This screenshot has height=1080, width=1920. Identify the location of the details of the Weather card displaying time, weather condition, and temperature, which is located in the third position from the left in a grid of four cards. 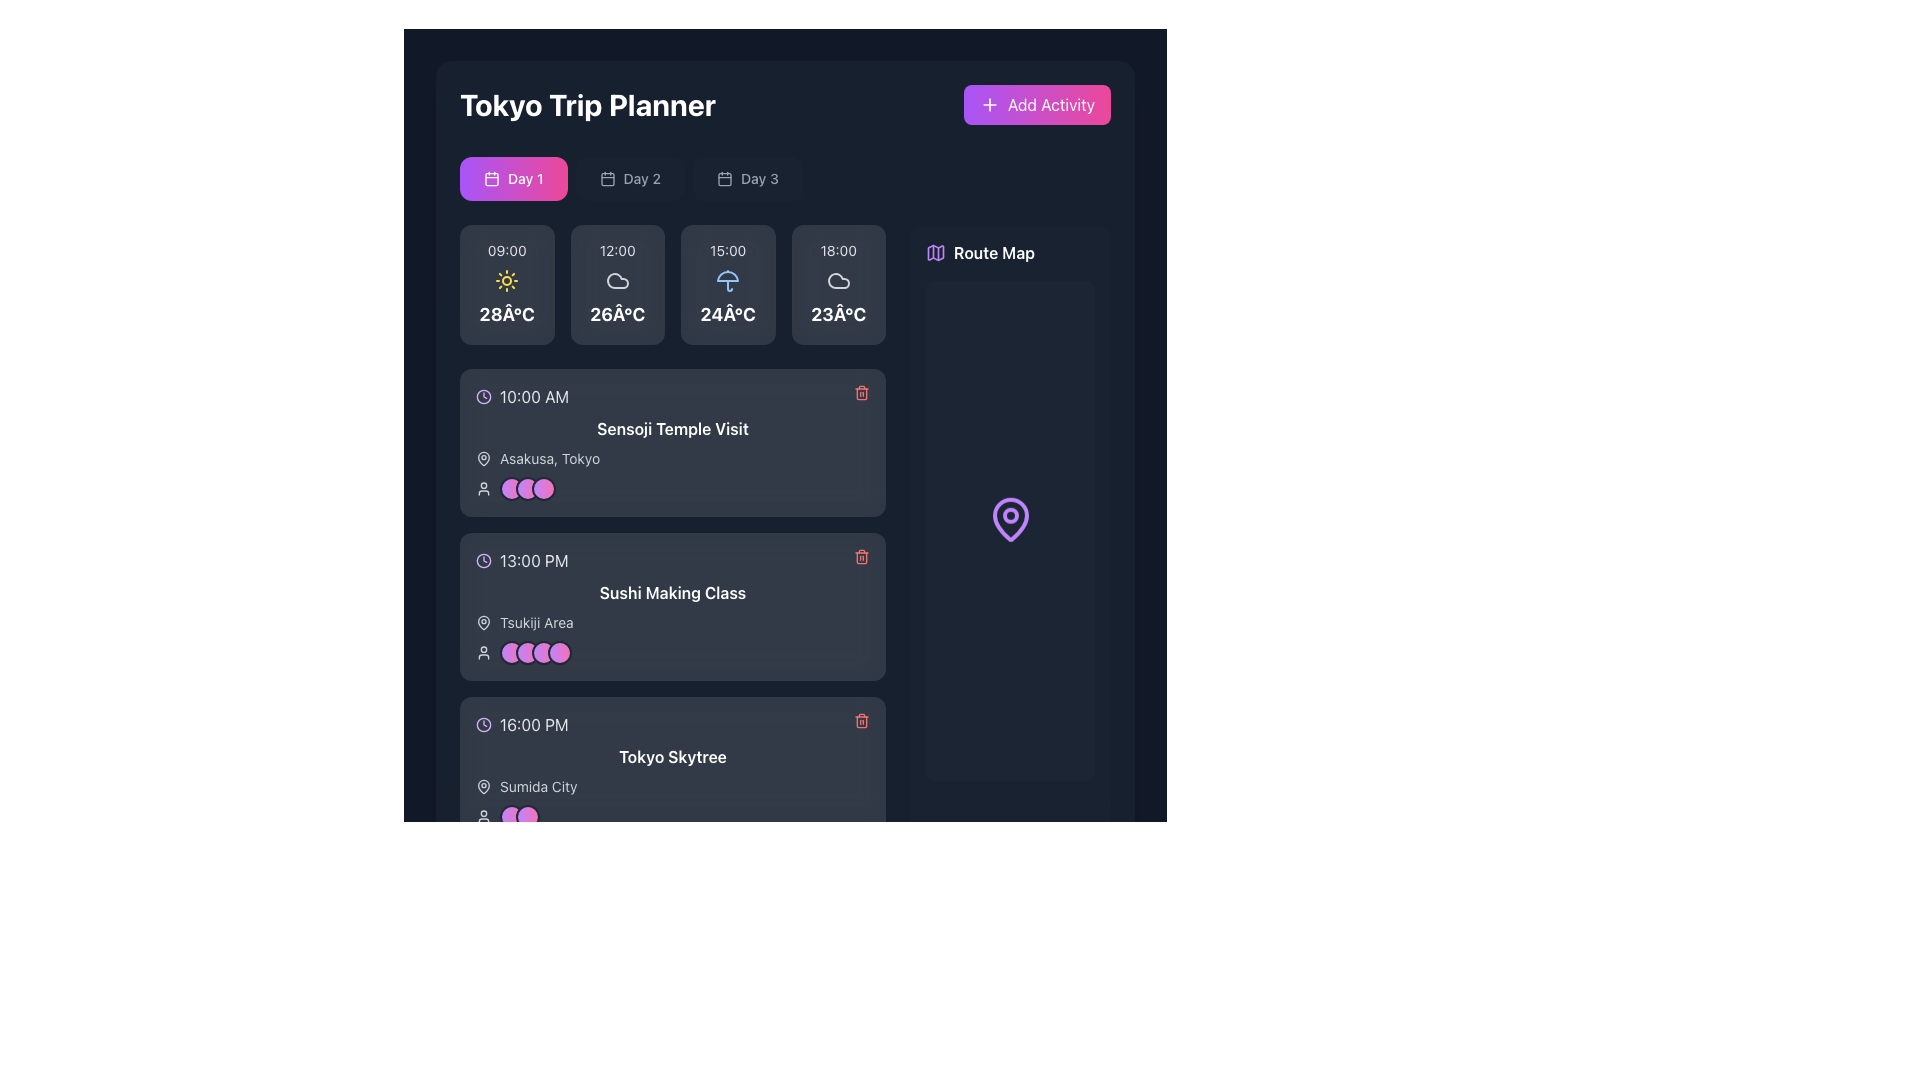
(727, 285).